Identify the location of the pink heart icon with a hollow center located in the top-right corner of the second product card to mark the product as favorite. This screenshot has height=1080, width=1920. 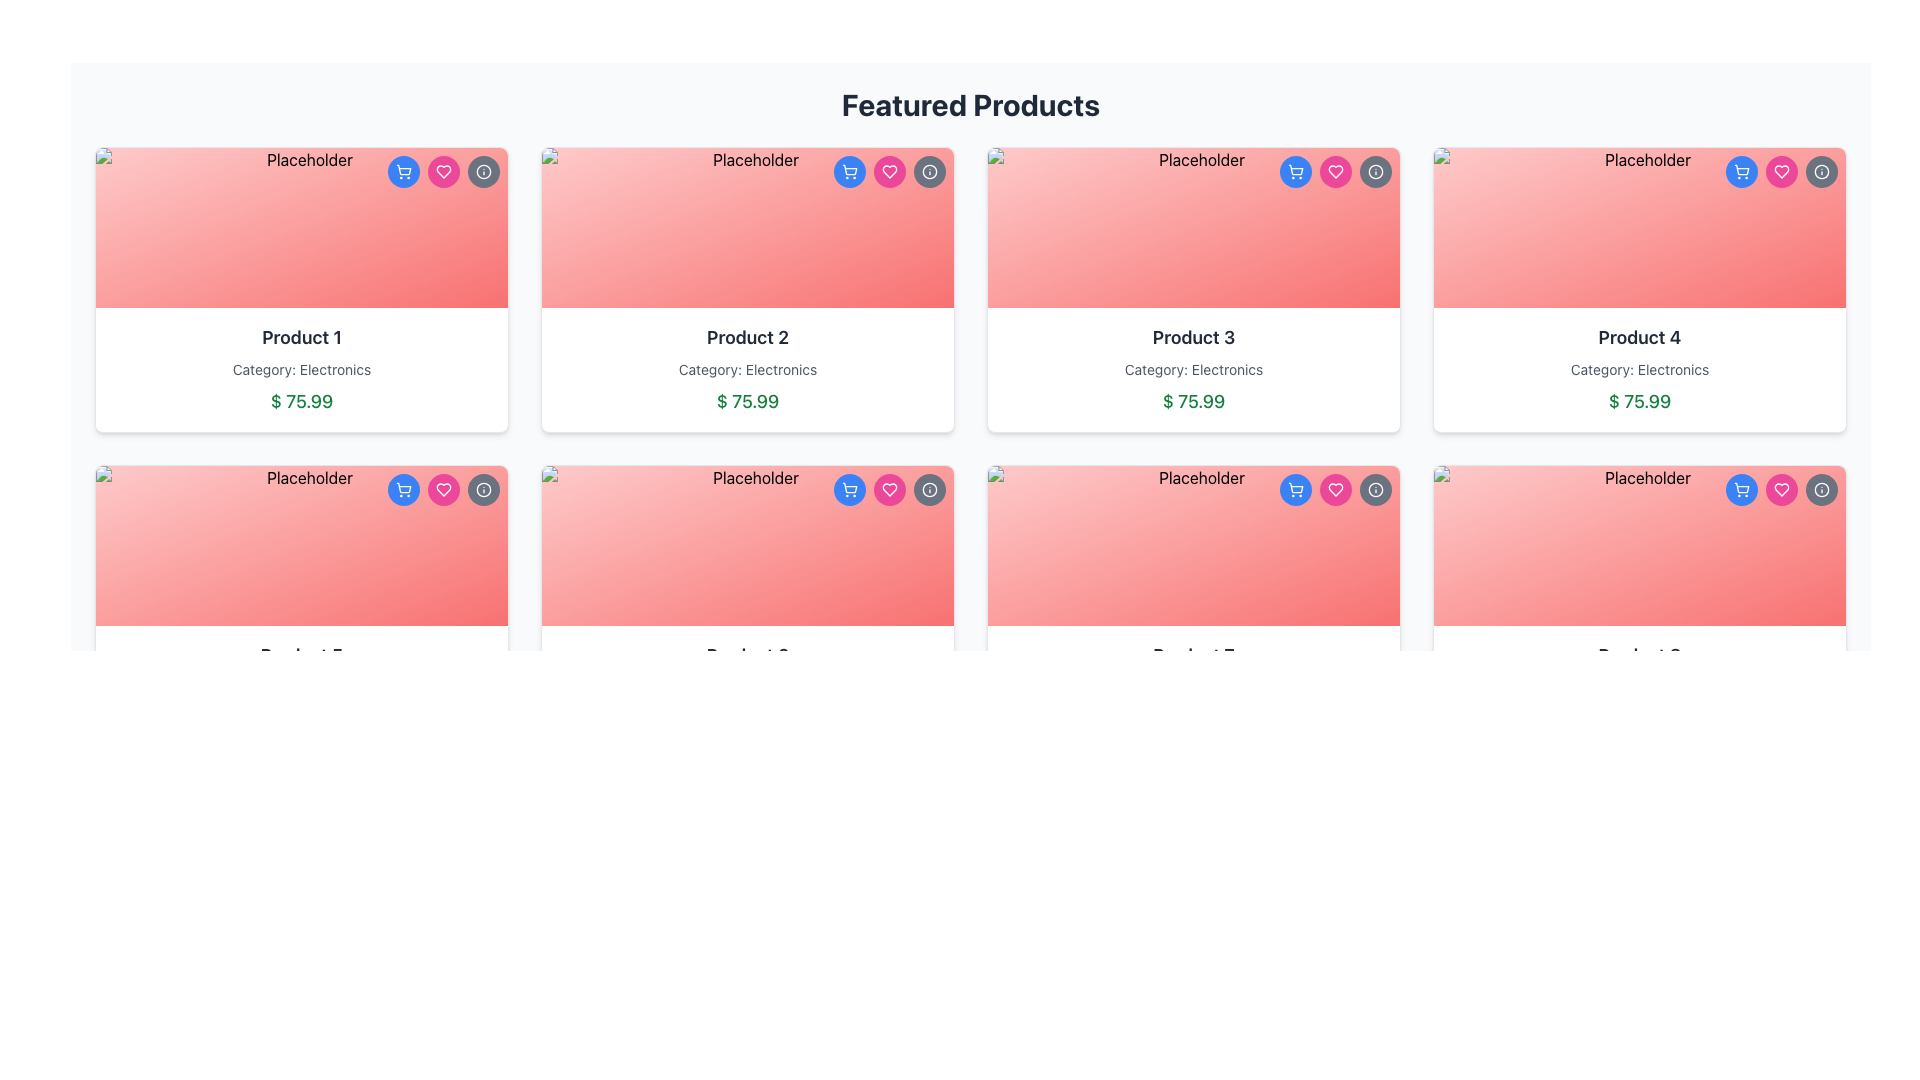
(888, 171).